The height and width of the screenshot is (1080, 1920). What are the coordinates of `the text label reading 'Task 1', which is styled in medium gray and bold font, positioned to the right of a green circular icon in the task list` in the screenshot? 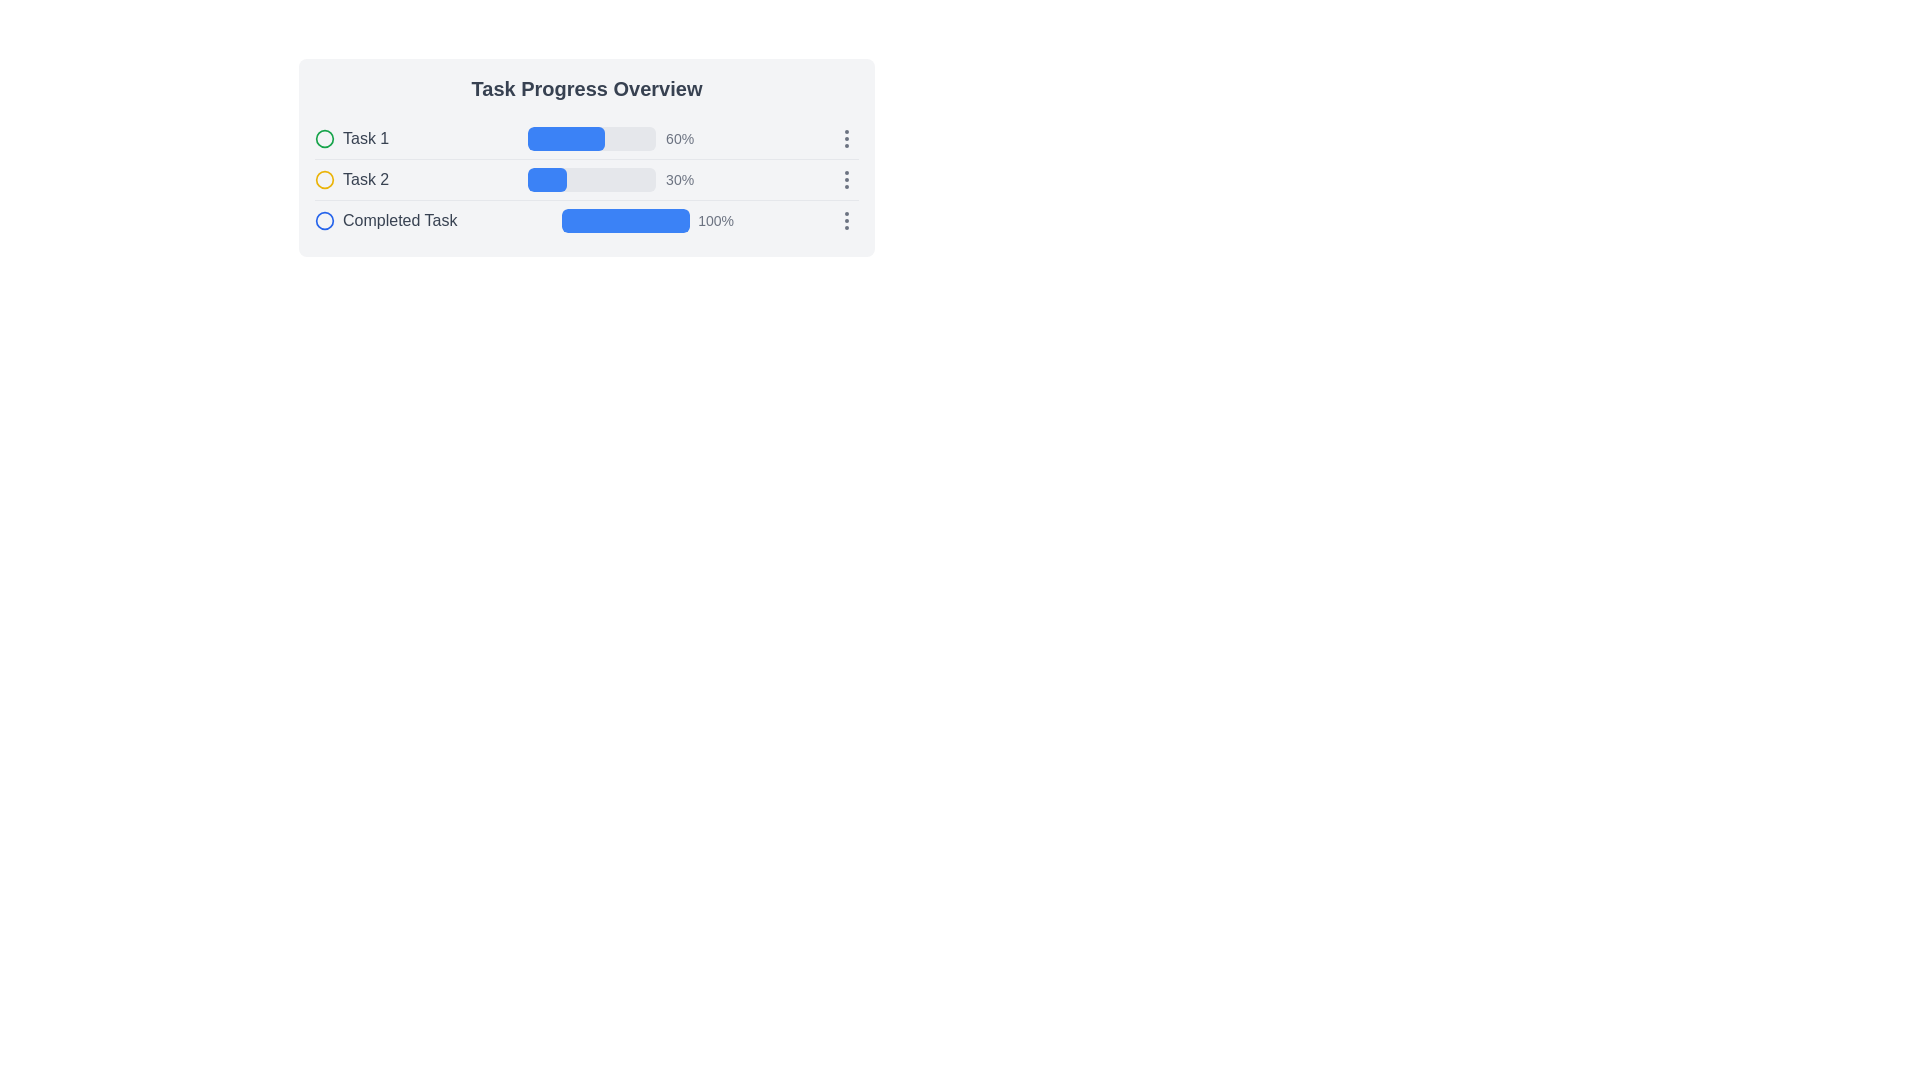 It's located at (366, 137).